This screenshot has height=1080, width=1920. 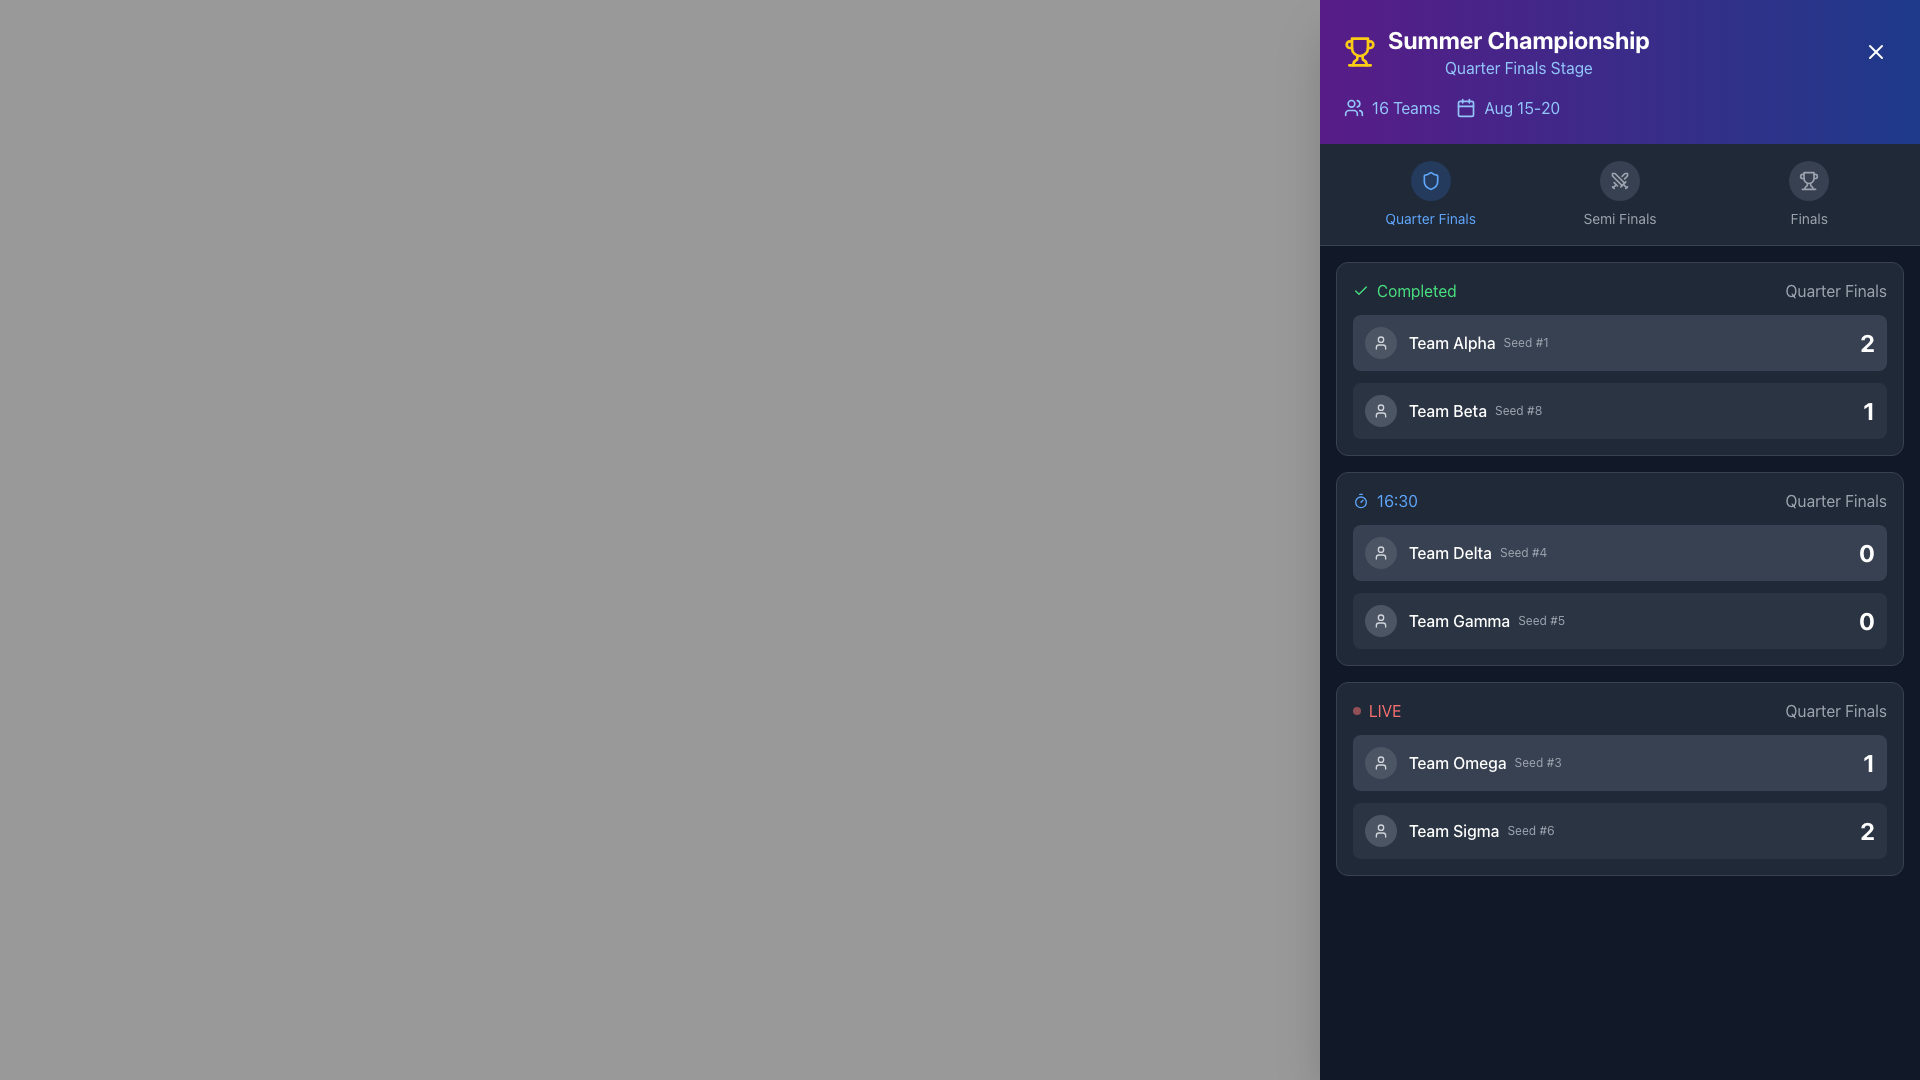 What do you see at coordinates (1429, 219) in the screenshot?
I see `the 'Quarter Finals' navigation label, which is positioned centrally between the shield icon and other navigation options` at bounding box center [1429, 219].